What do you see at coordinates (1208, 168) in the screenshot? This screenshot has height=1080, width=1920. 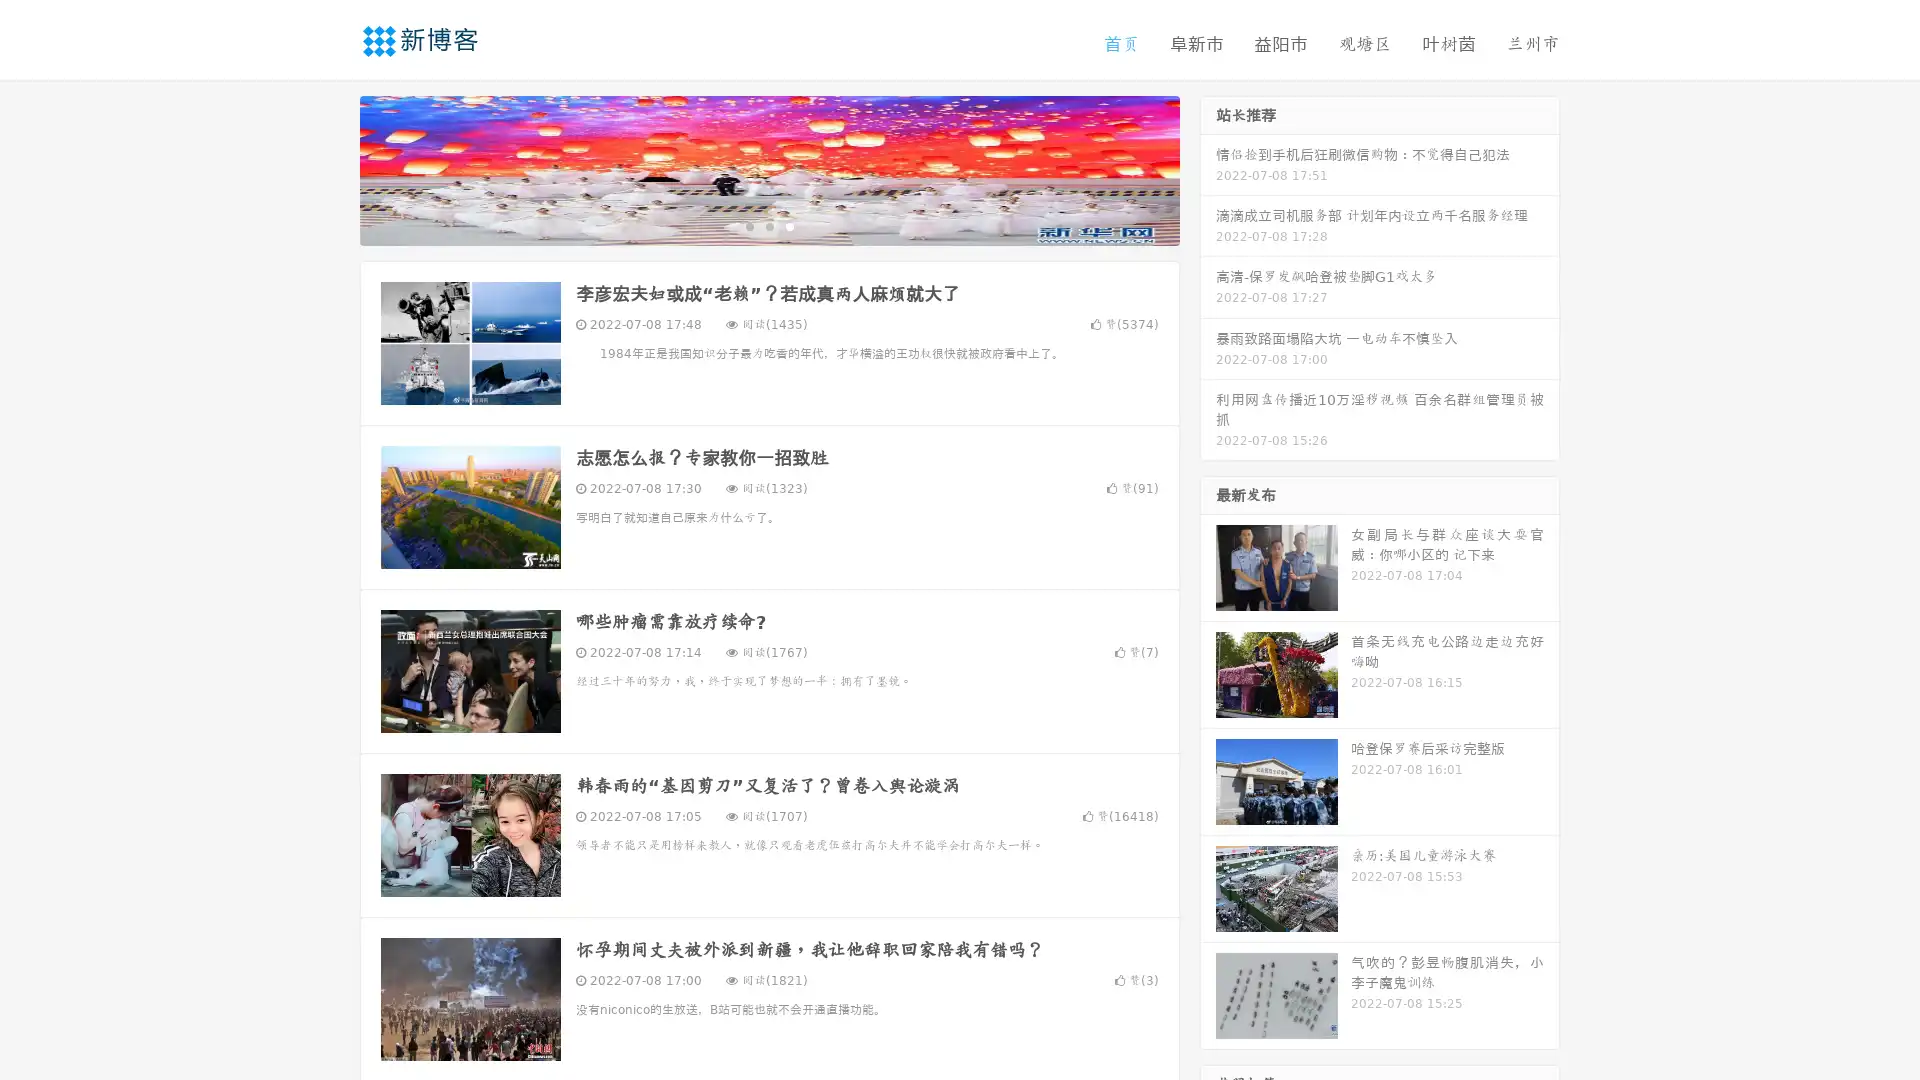 I see `Next slide` at bounding box center [1208, 168].